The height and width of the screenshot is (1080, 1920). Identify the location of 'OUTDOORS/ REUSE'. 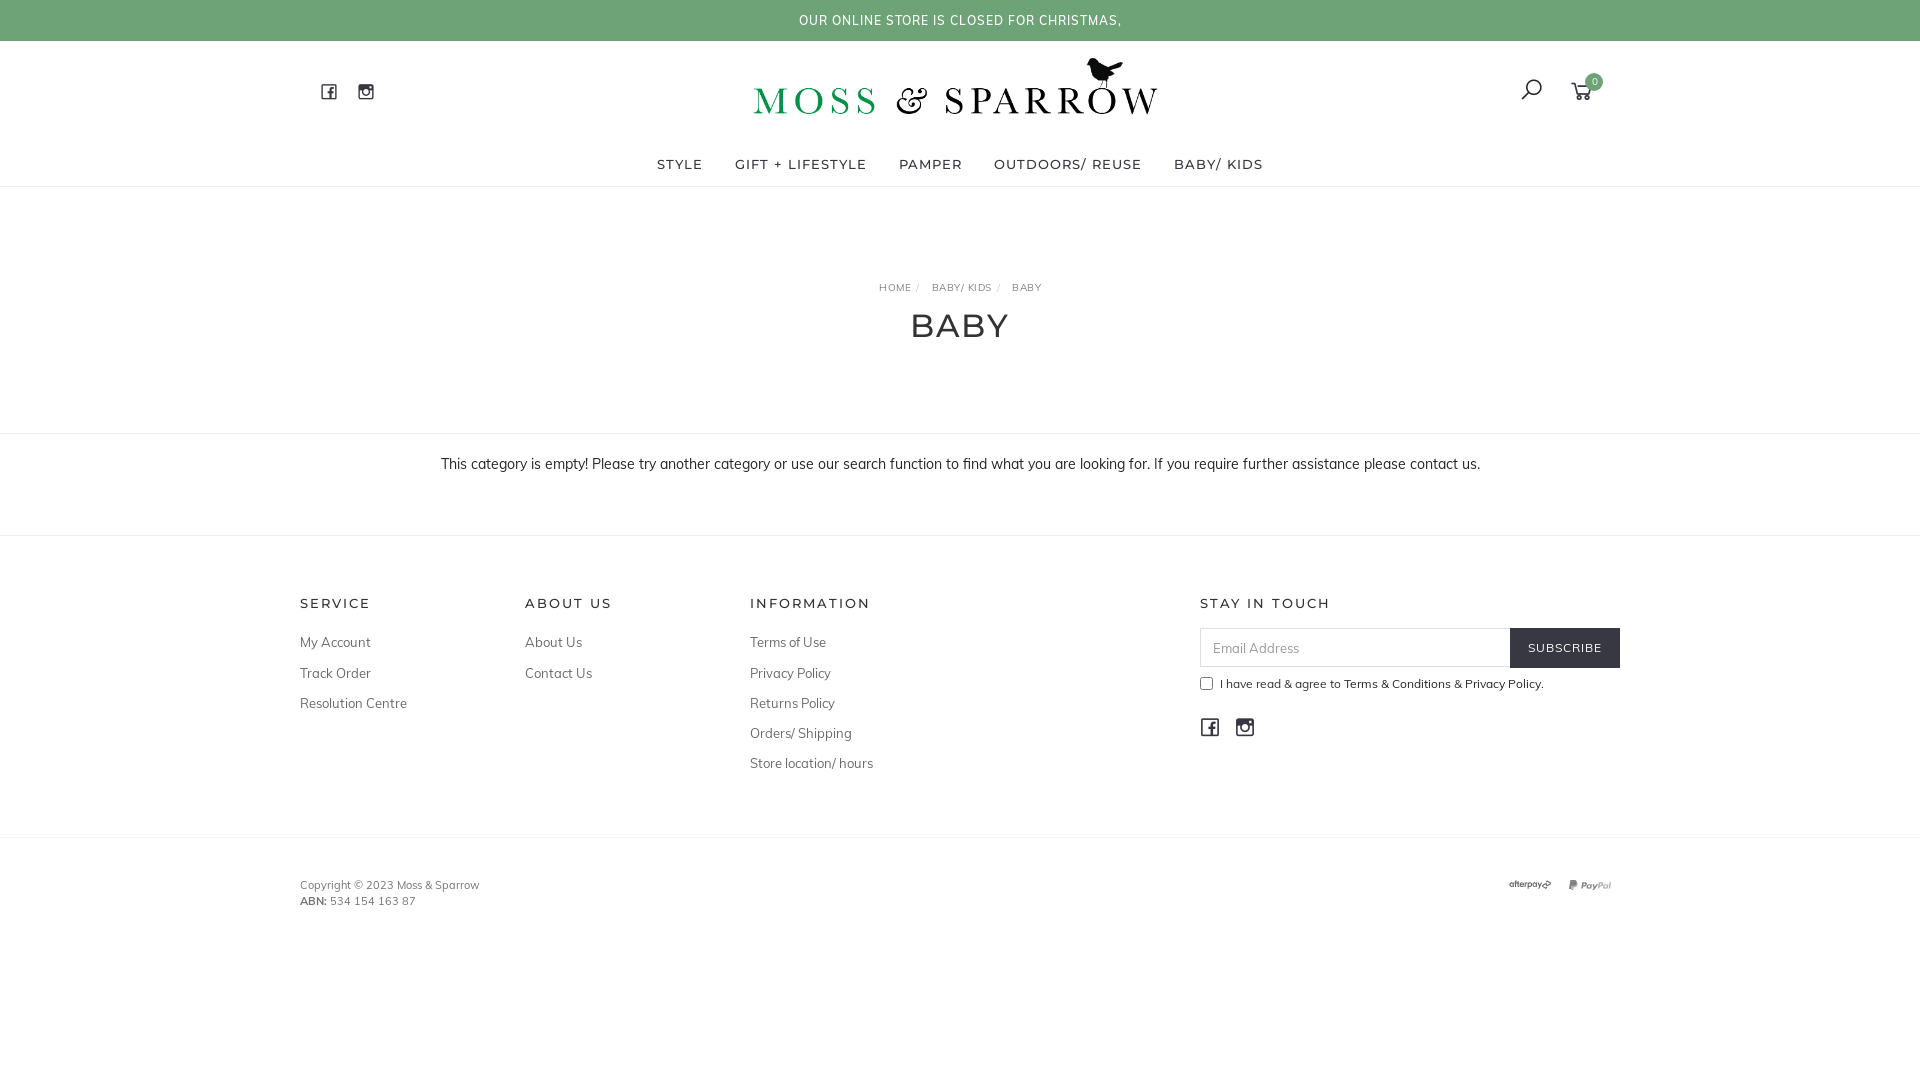
(1066, 163).